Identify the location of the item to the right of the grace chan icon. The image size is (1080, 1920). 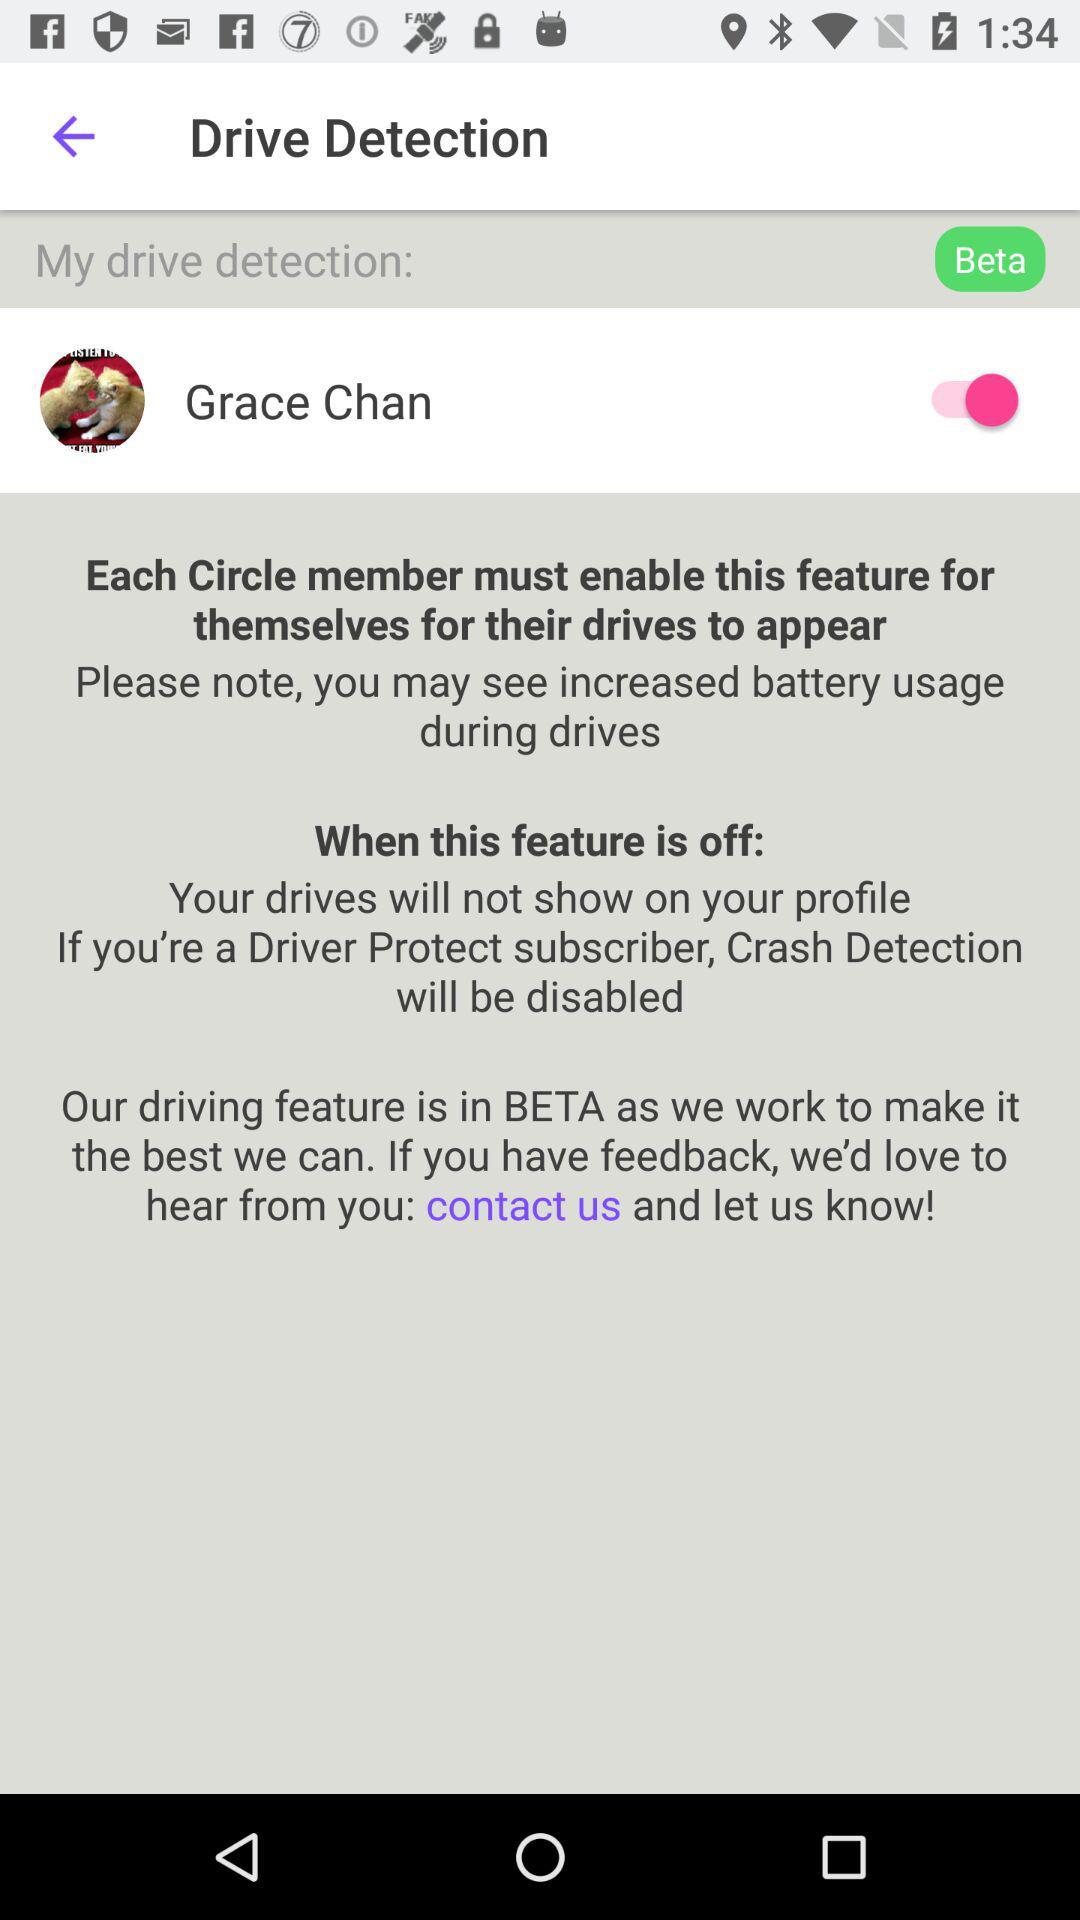
(964, 400).